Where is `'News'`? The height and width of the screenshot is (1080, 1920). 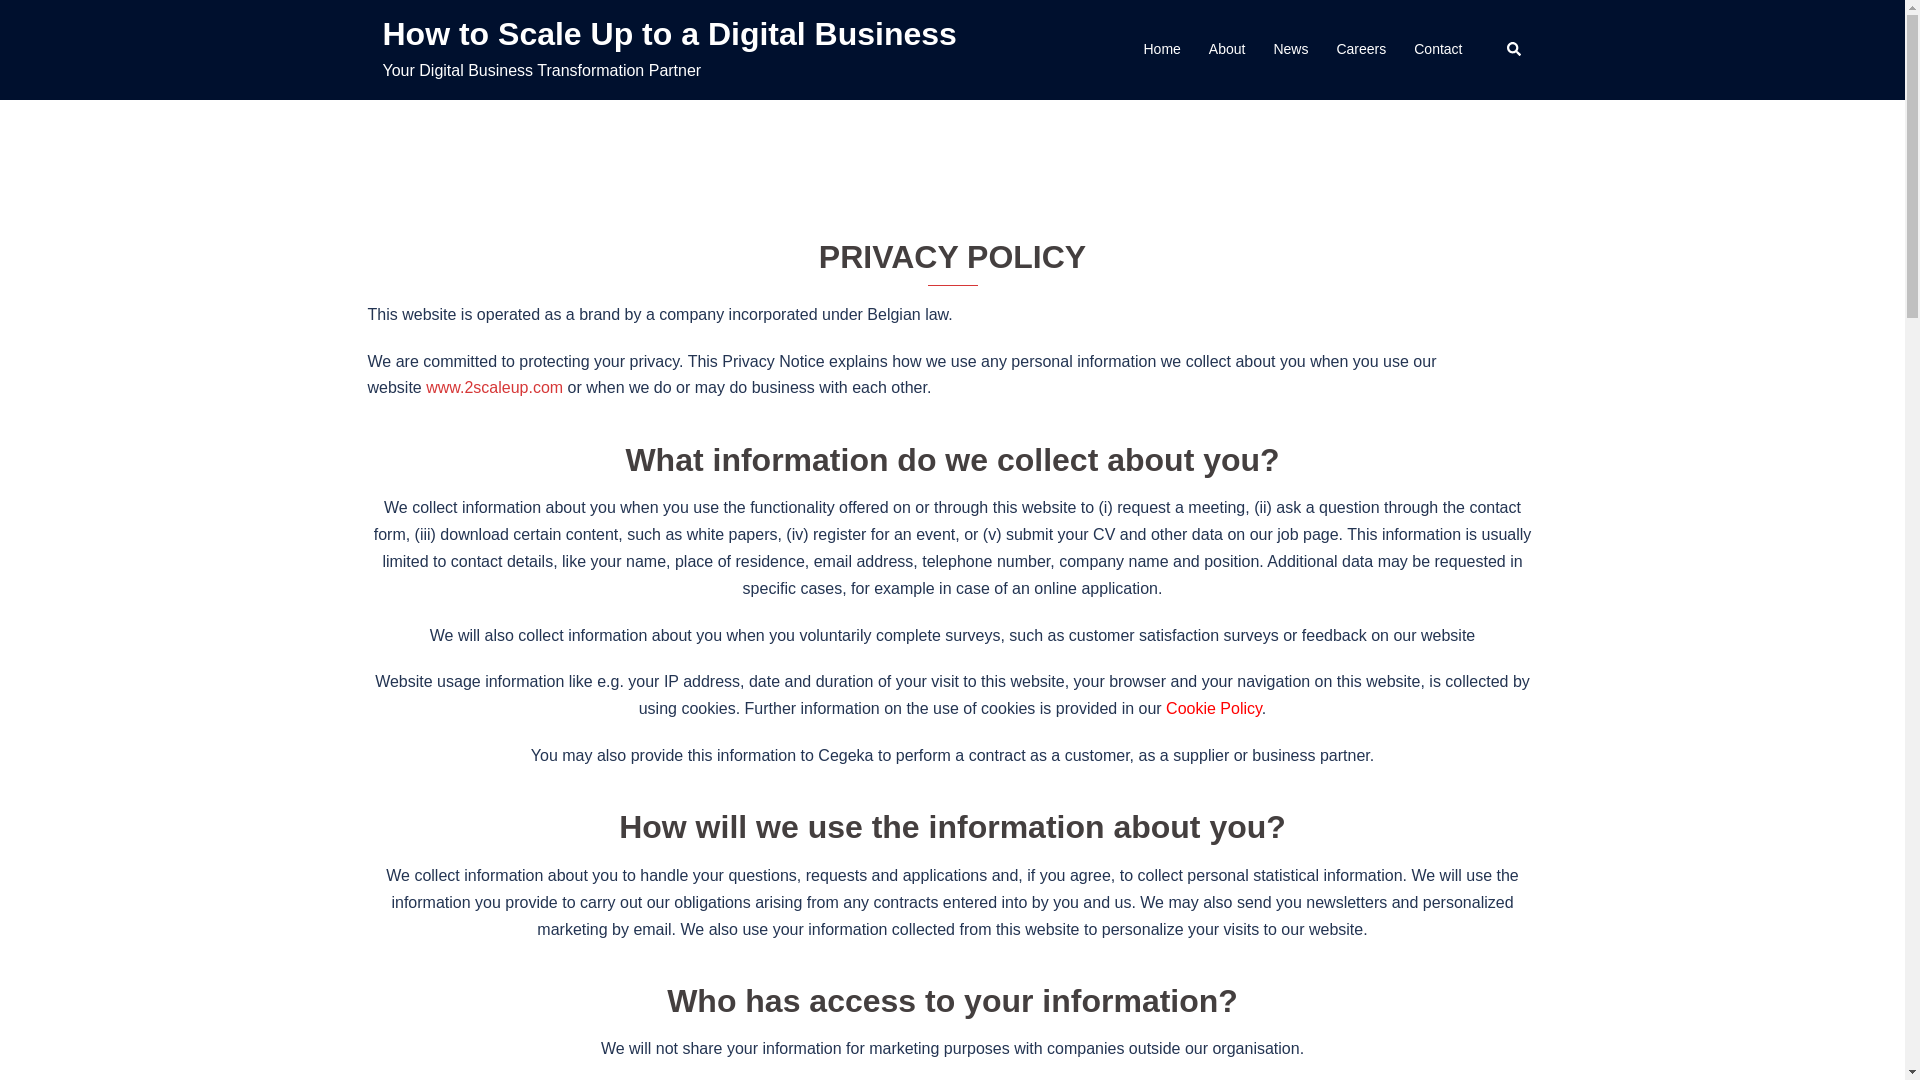
'News' is located at coordinates (1290, 49).